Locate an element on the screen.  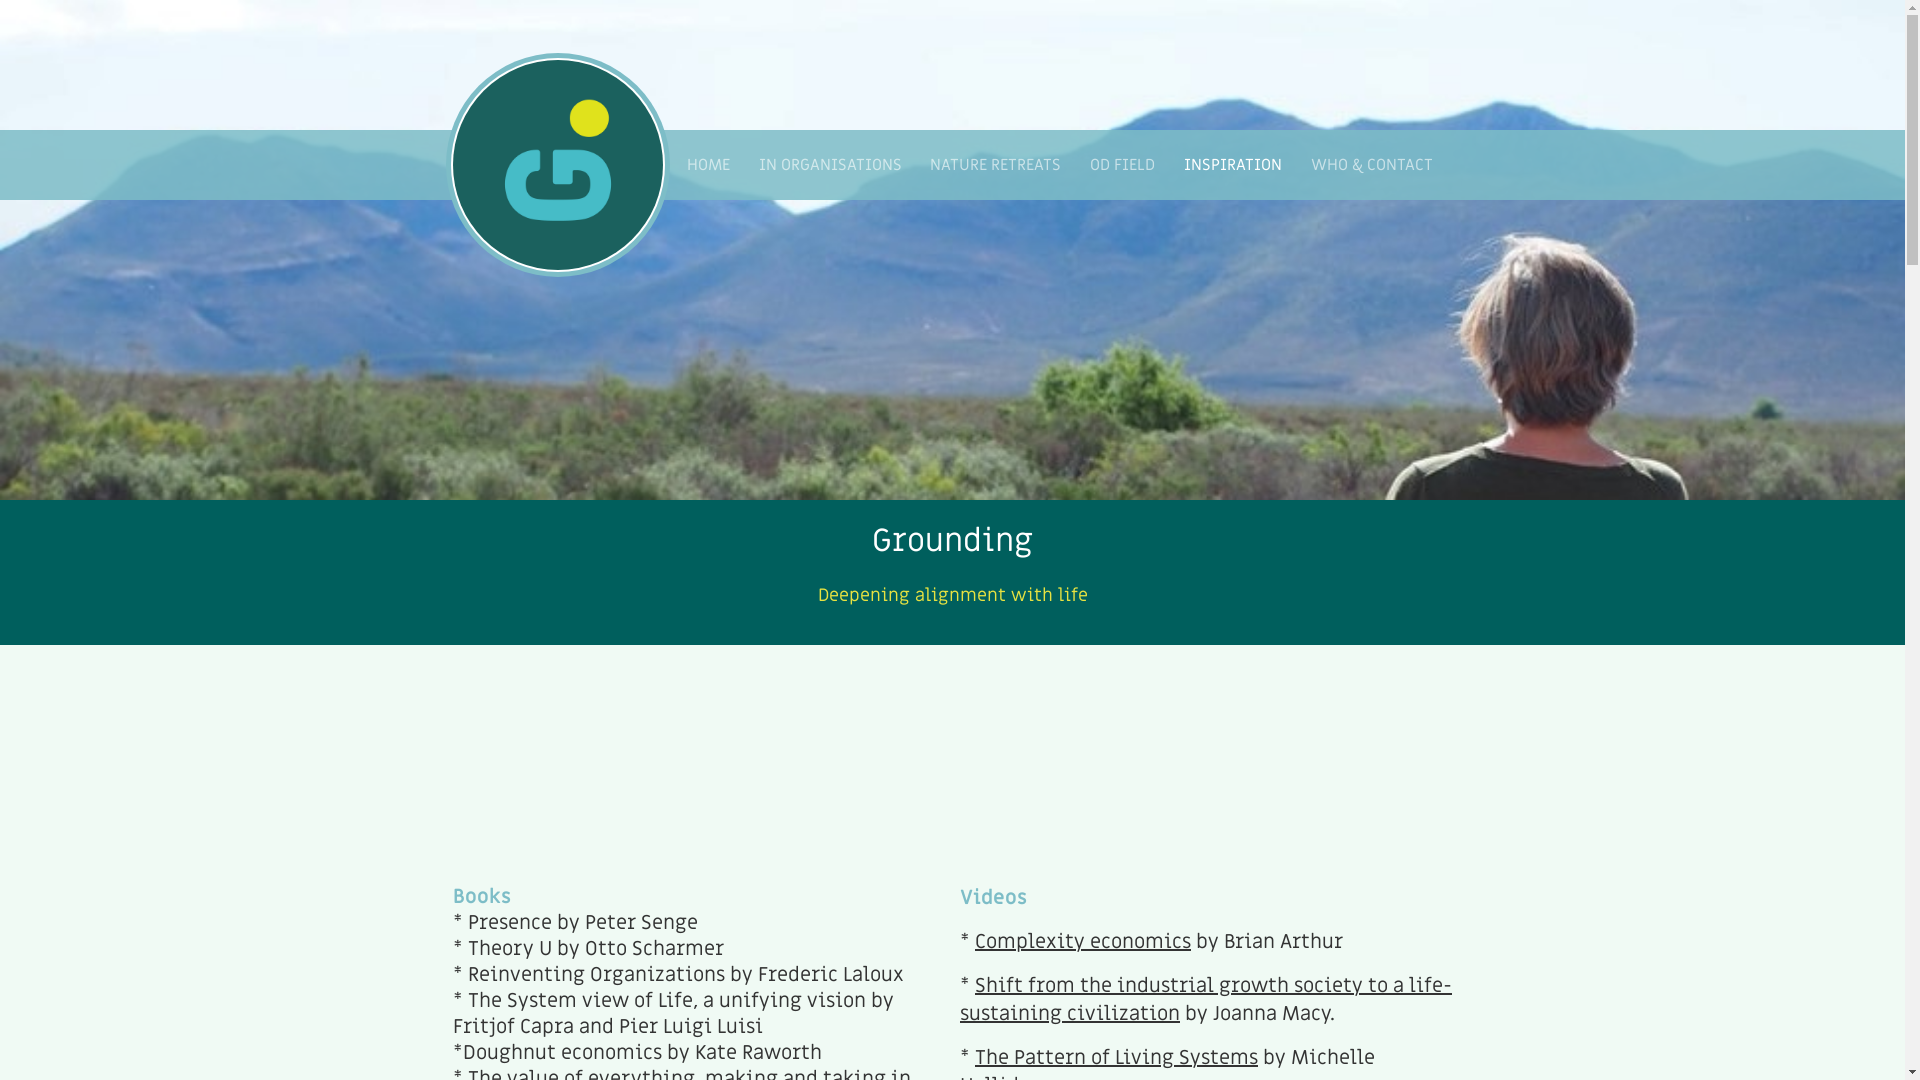
'HOME' is located at coordinates (708, 164).